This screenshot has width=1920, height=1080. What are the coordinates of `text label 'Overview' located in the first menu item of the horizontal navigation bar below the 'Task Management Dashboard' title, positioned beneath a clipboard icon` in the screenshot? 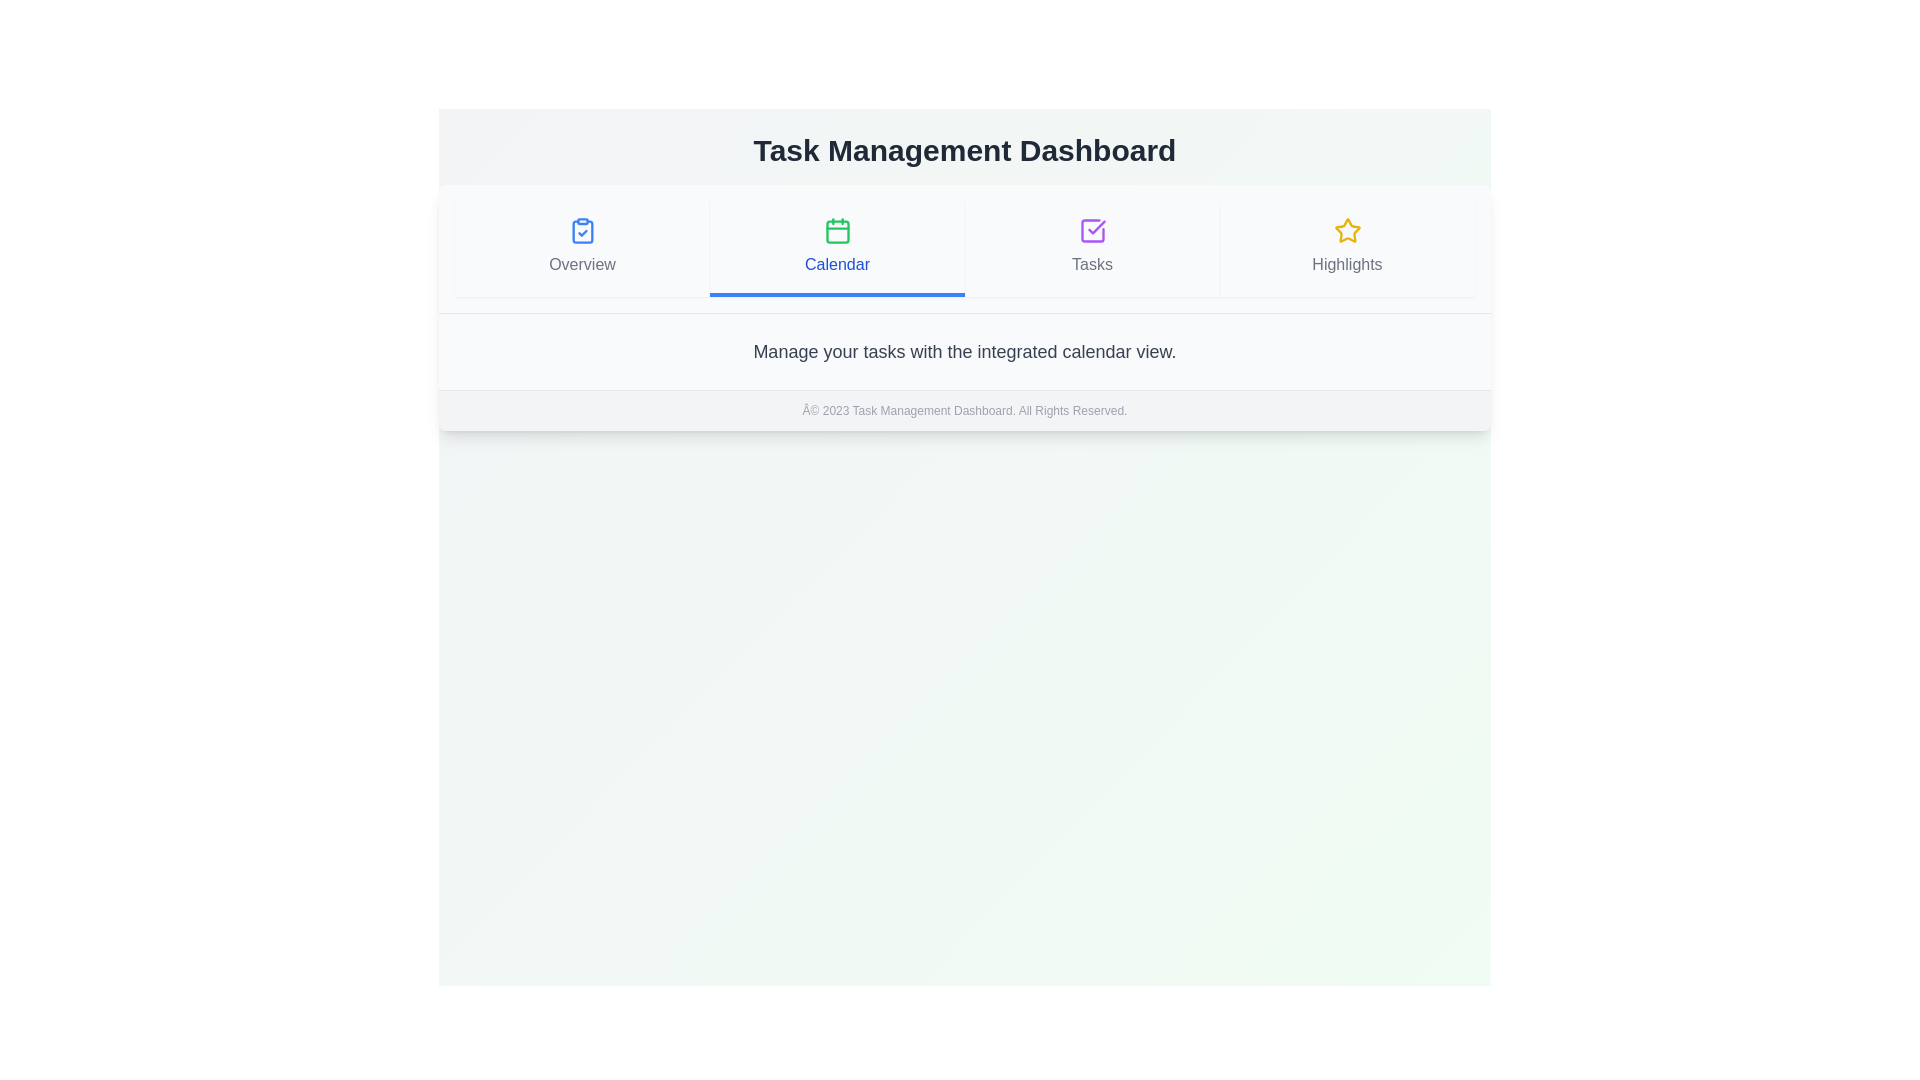 It's located at (581, 264).